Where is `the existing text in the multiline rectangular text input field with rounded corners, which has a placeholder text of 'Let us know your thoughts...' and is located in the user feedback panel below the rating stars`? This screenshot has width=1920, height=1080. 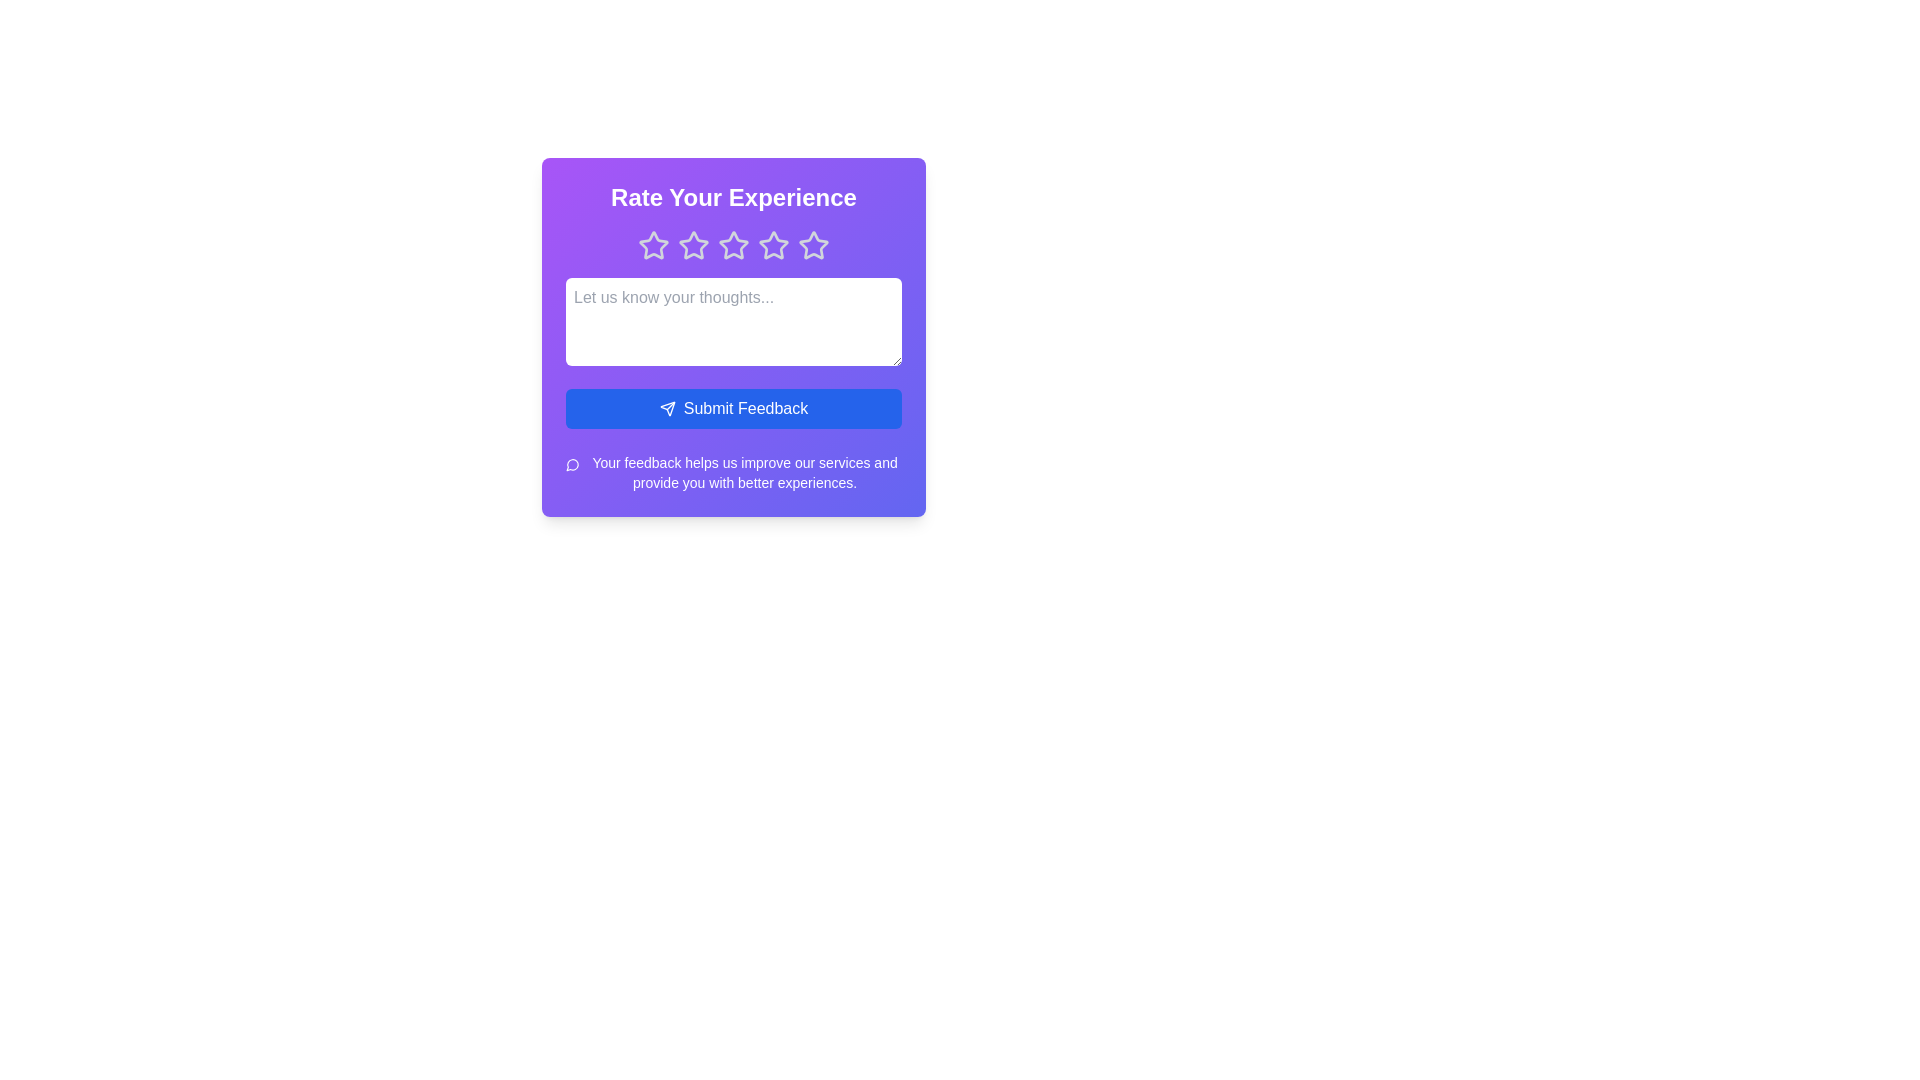 the existing text in the multiline rectangular text input field with rounded corners, which has a placeholder text of 'Let us know your thoughts...' and is located in the user feedback panel below the rating stars is located at coordinates (733, 320).